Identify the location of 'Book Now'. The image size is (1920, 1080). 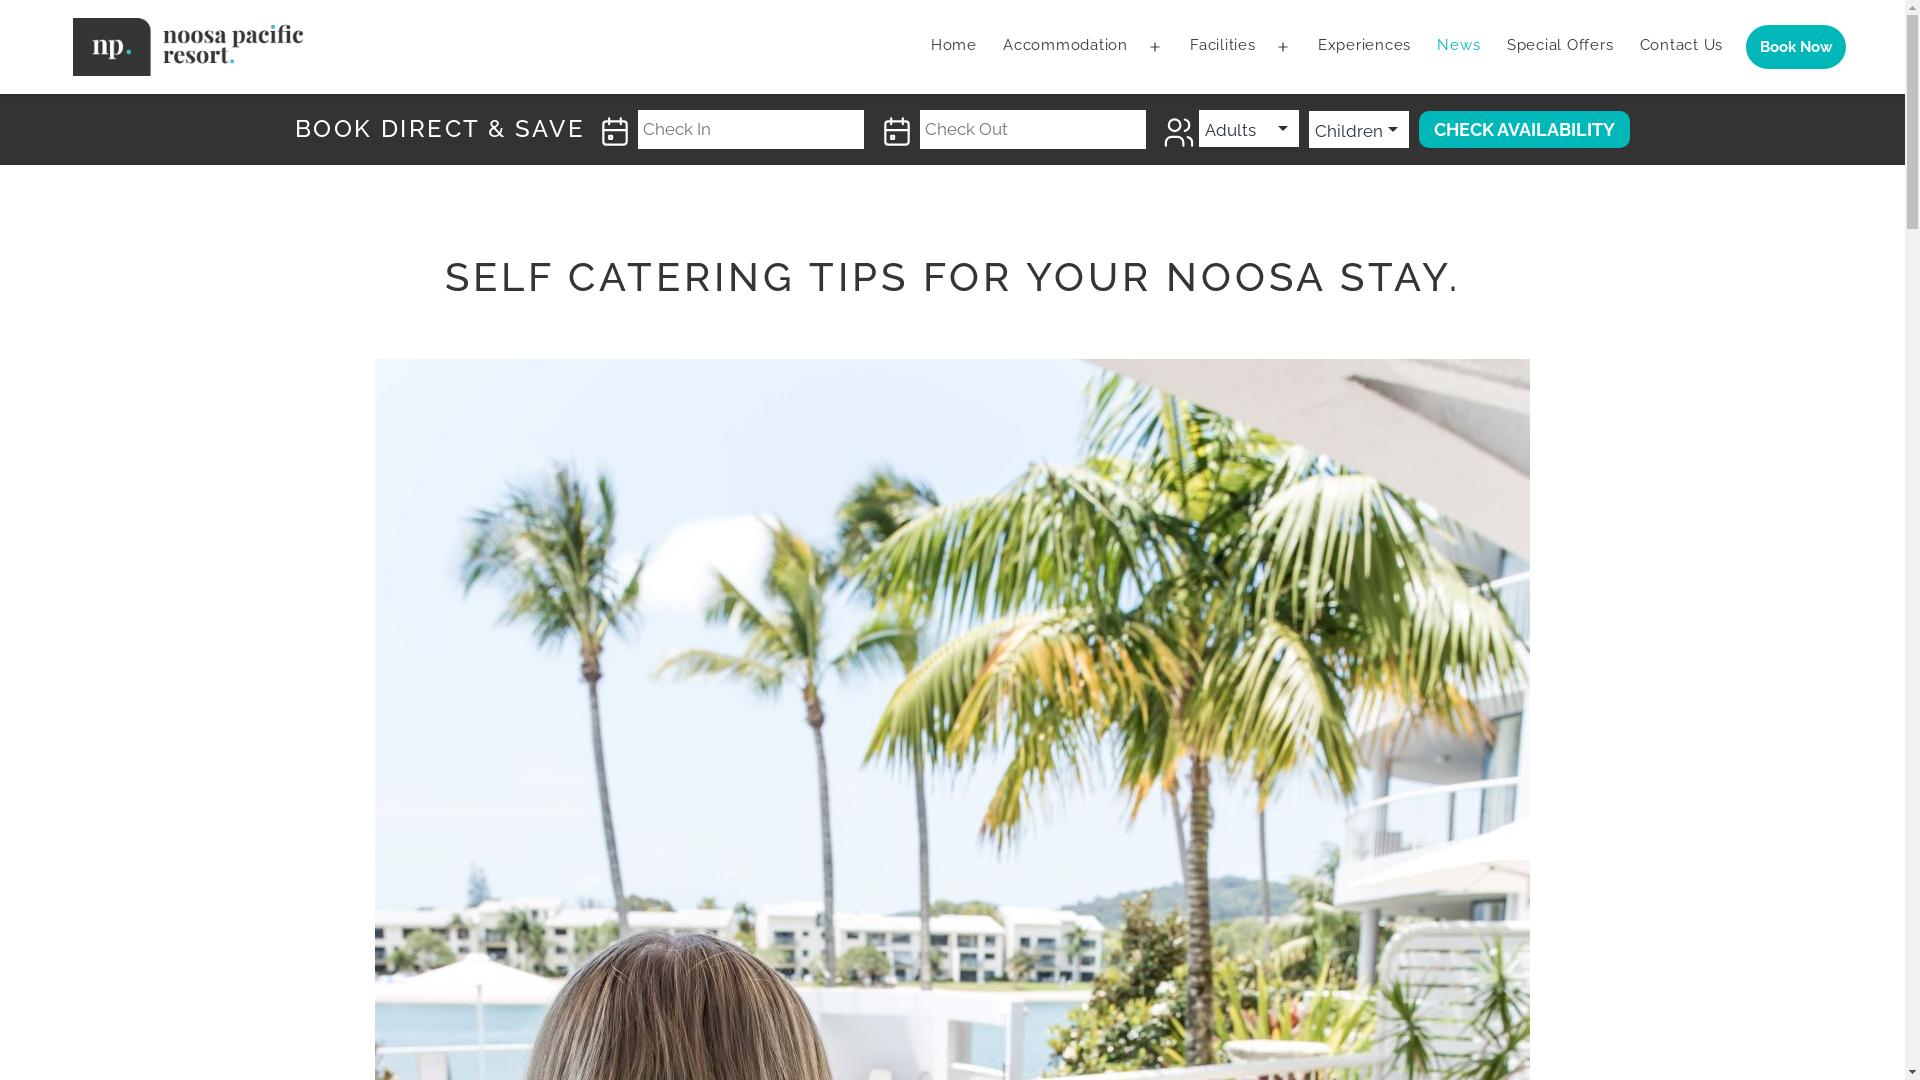
(1795, 45).